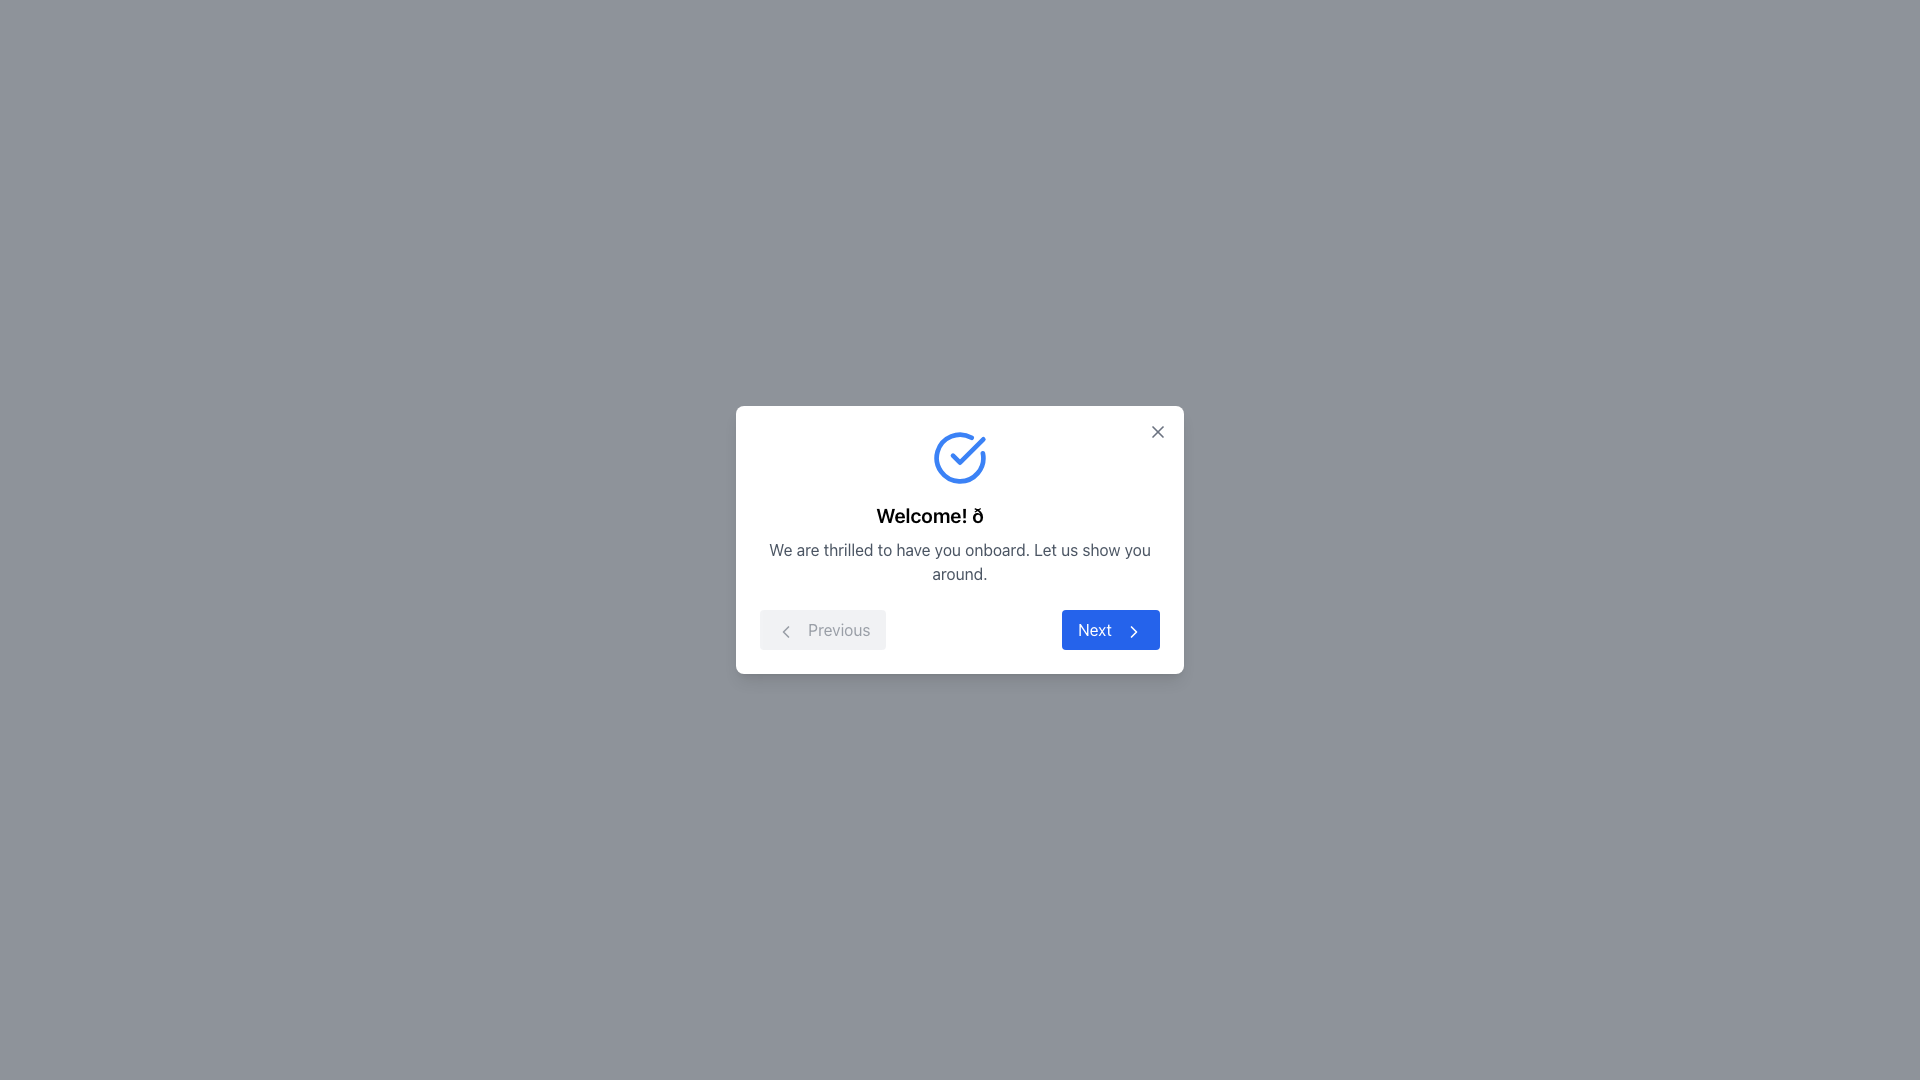  What do you see at coordinates (960, 562) in the screenshot?
I see `the static welcome message that introduces users and encourages them to proceed, which is the second text element in the dialog box, located above the 'Previous' and 'Next' buttons` at bounding box center [960, 562].